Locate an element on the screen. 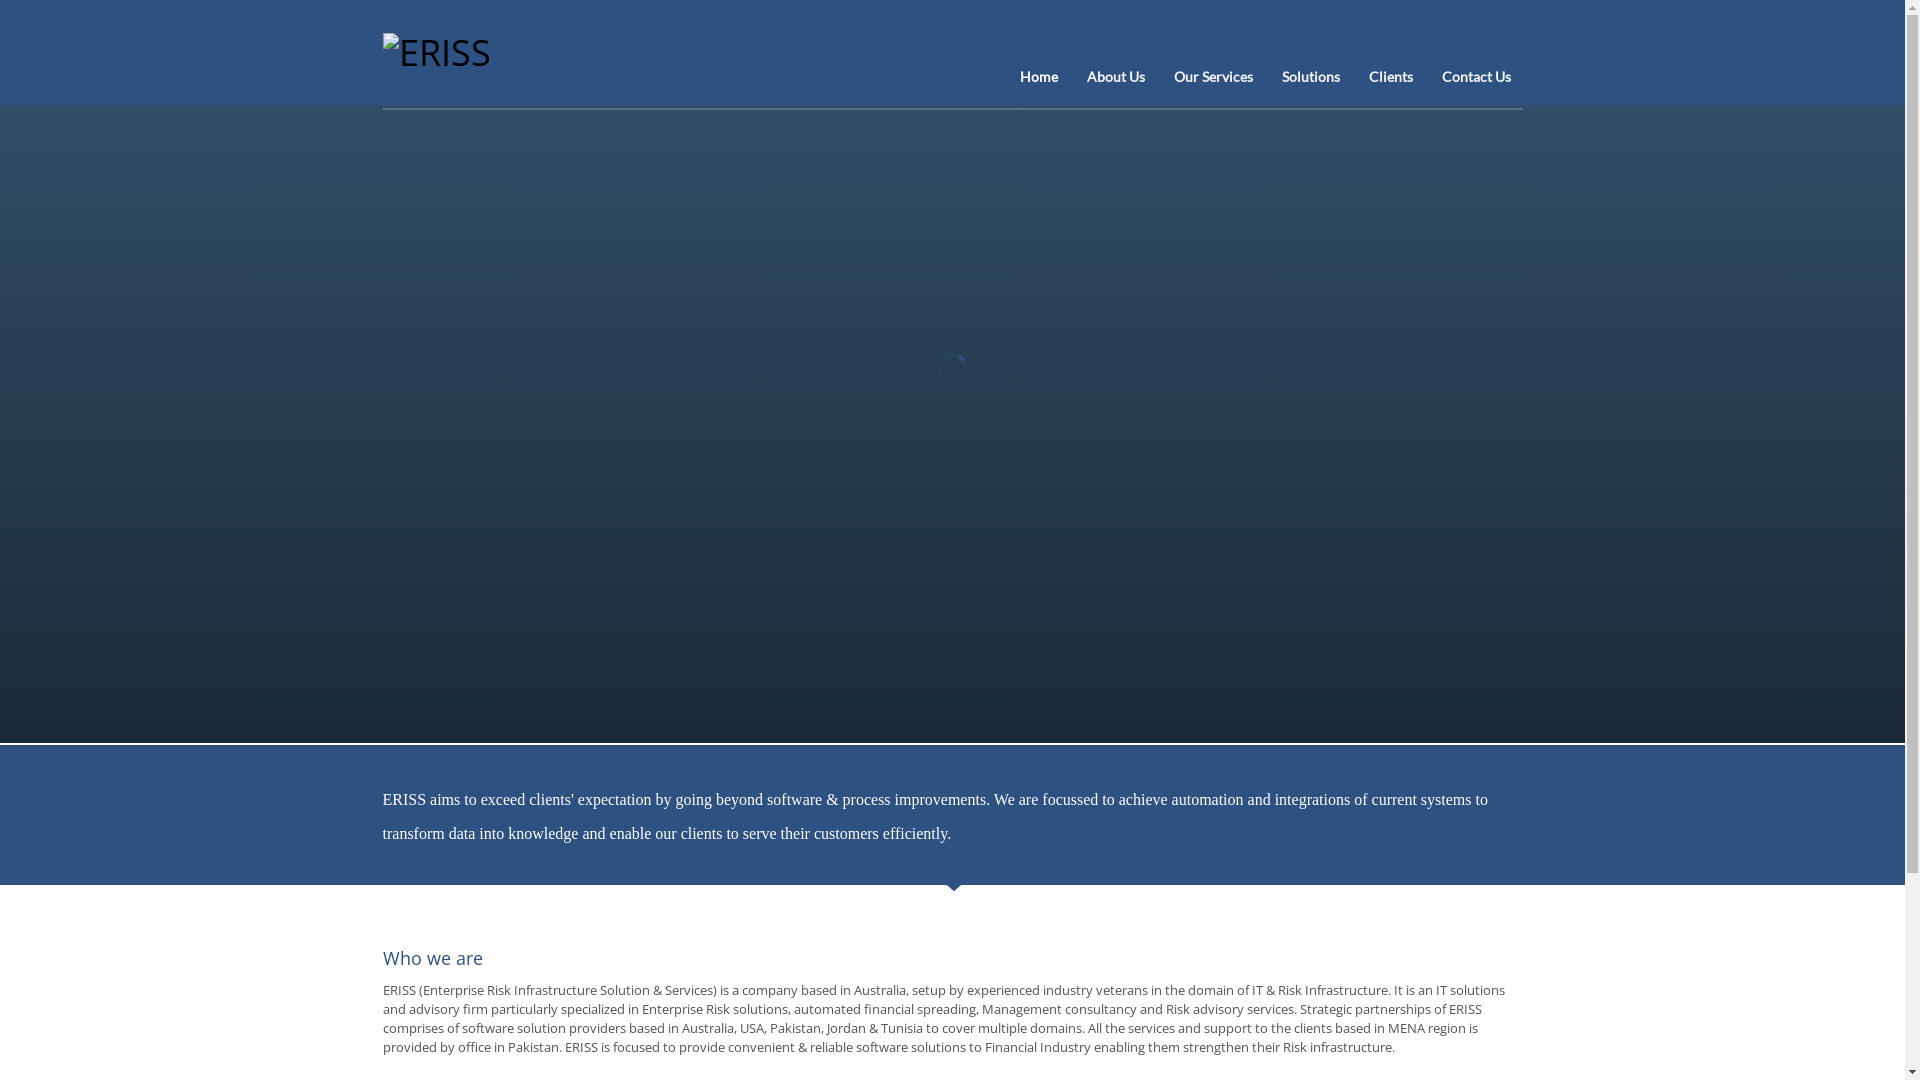 The height and width of the screenshot is (1080, 1920). 'About Us' is located at coordinates (1115, 76).